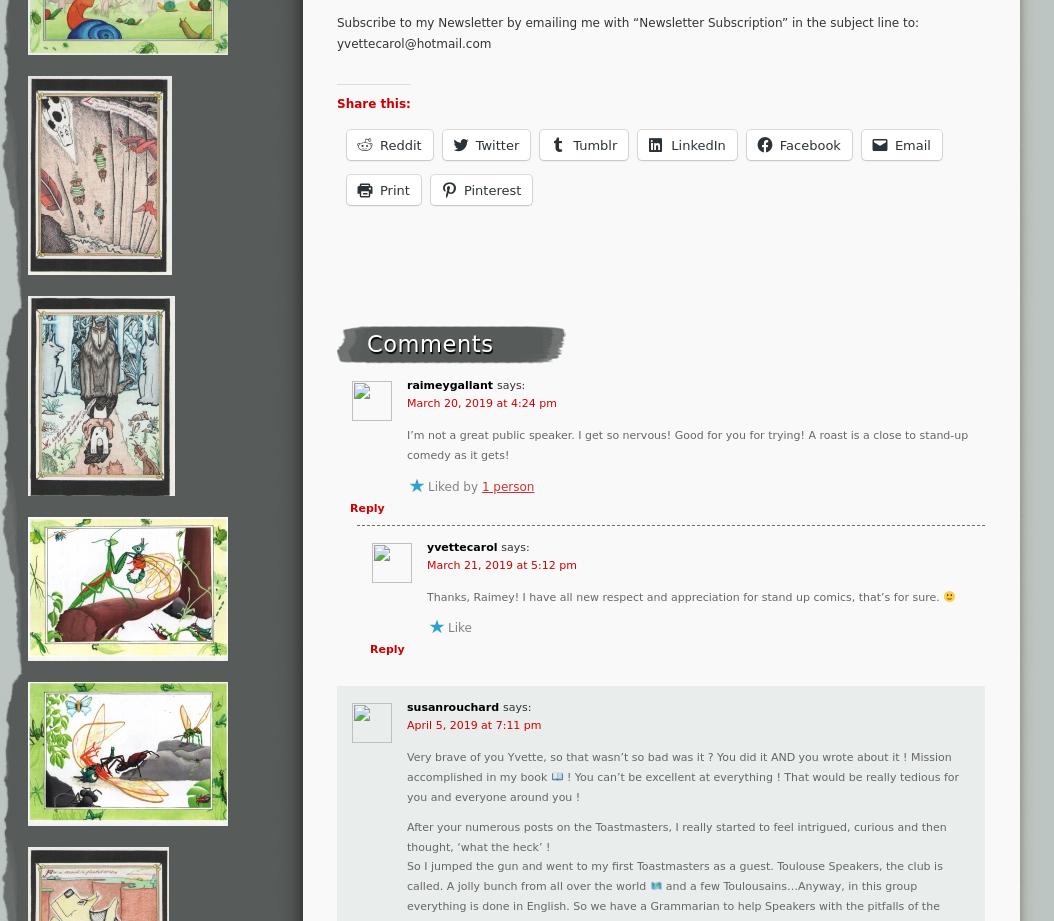 Image resolution: width=1054 pixels, height=921 pixels. What do you see at coordinates (430, 343) in the screenshot?
I see `'Comments'` at bounding box center [430, 343].